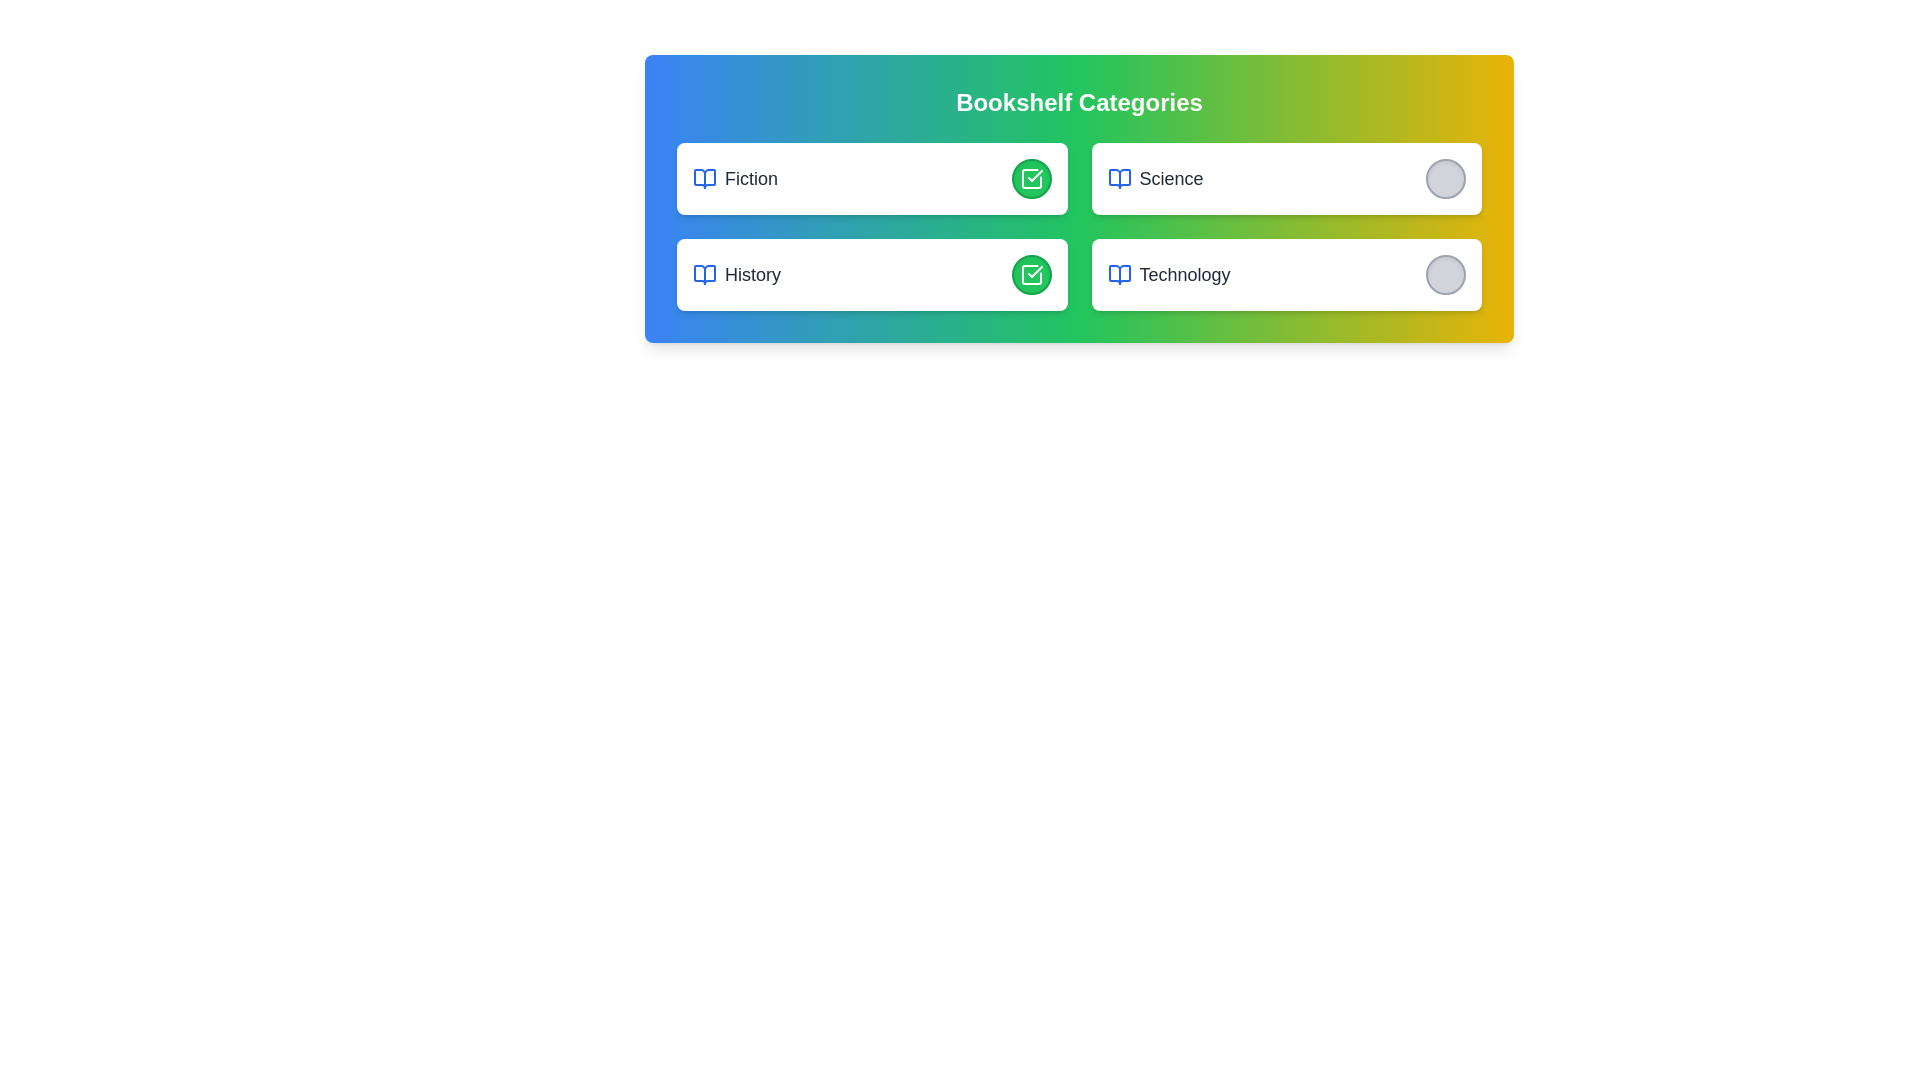  Describe the element at coordinates (1031, 274) in the screenshot. I see `the category History by clicking its corresponding button` at that location.